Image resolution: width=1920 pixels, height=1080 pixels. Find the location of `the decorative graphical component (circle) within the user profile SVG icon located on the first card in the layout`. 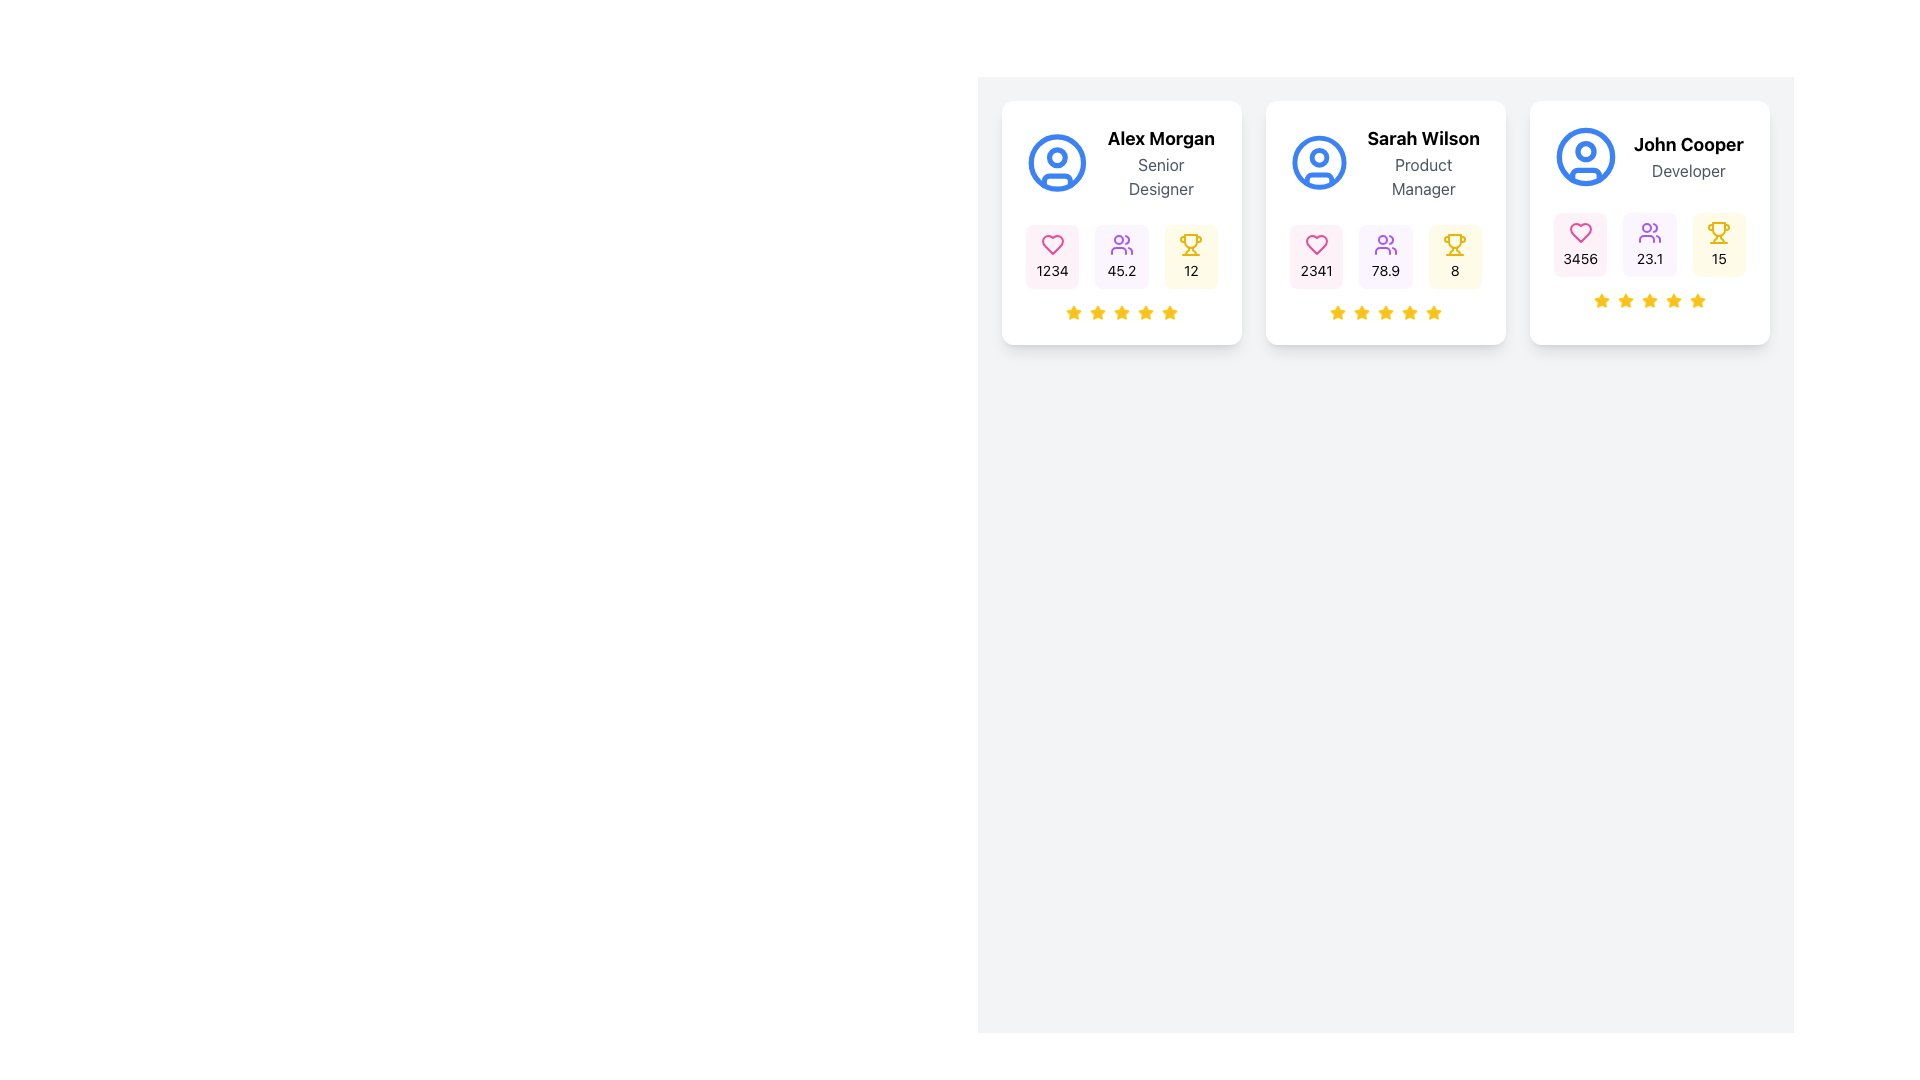

the decorative graphical component (circle) within the user profile SVG icon located on the first card in the layout is located at coordinates (1056, 156).